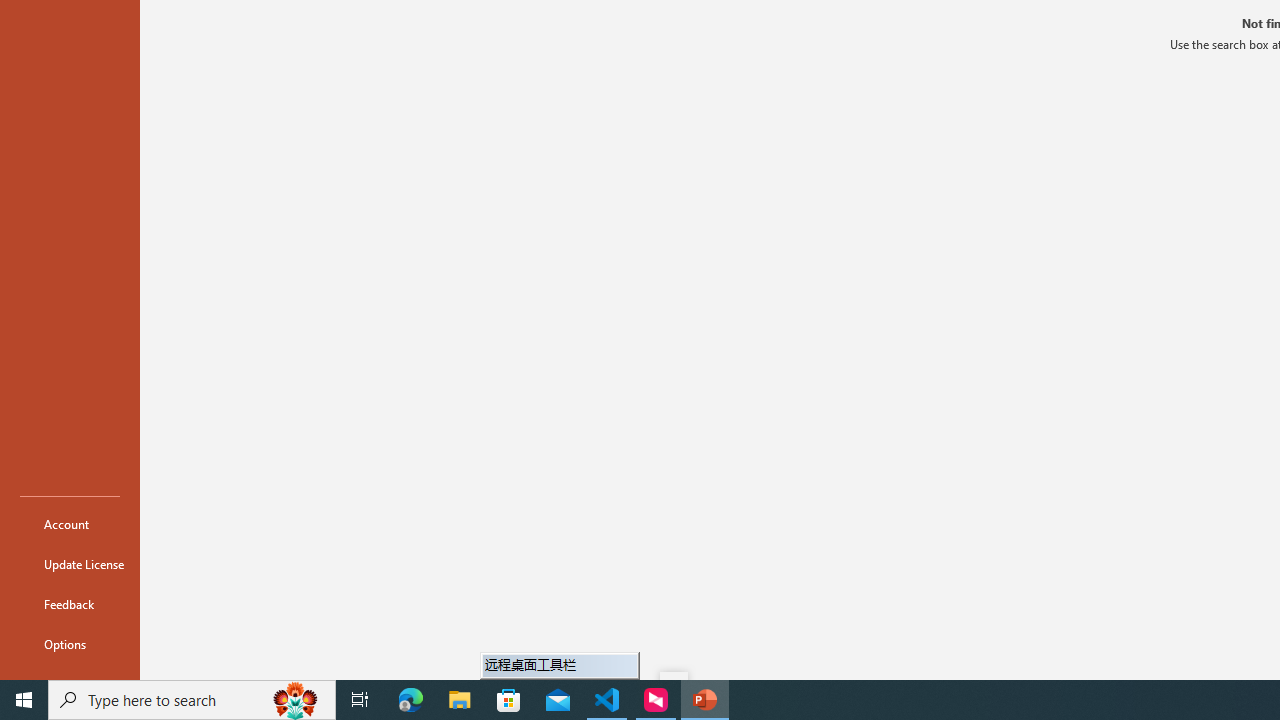  What do you see at coordinates (69, 564) in the screenshot?
I see `'Update License'` at bounding box center [69, 564].